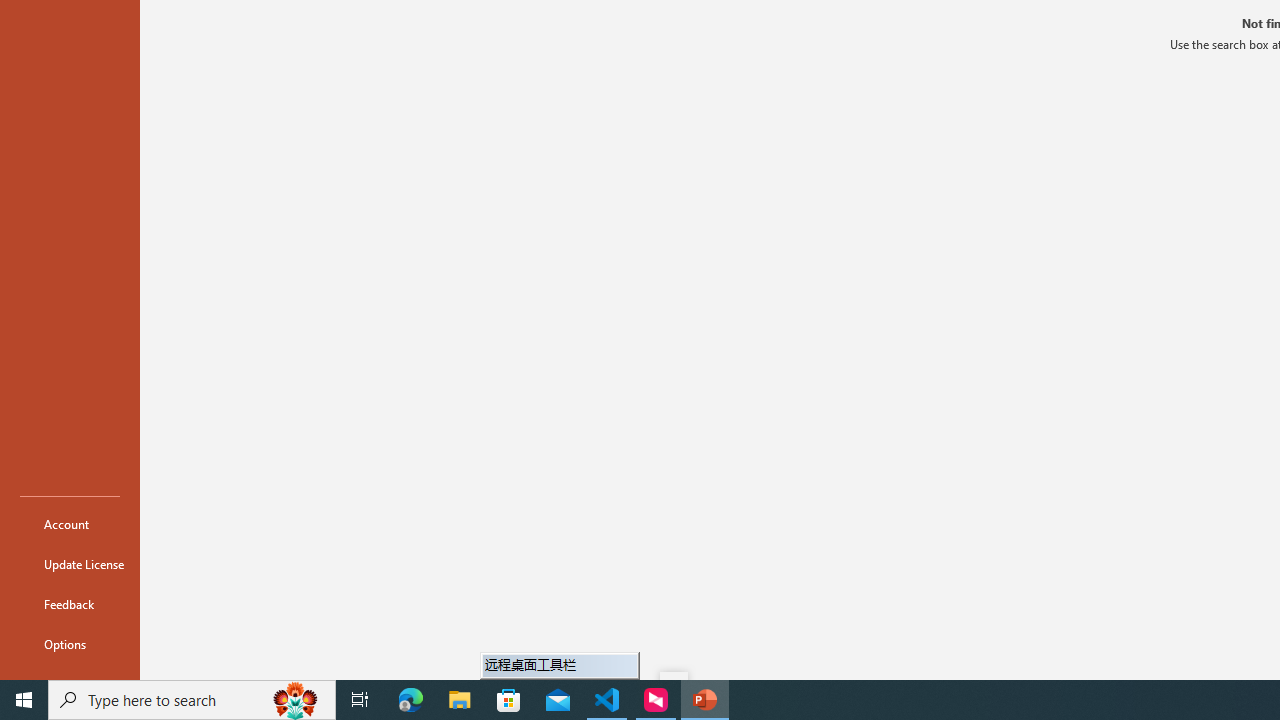  What do you see at coordinates (69, 564) in the screenshot?
I see `'Update License'` at bounding box center [69, 564].